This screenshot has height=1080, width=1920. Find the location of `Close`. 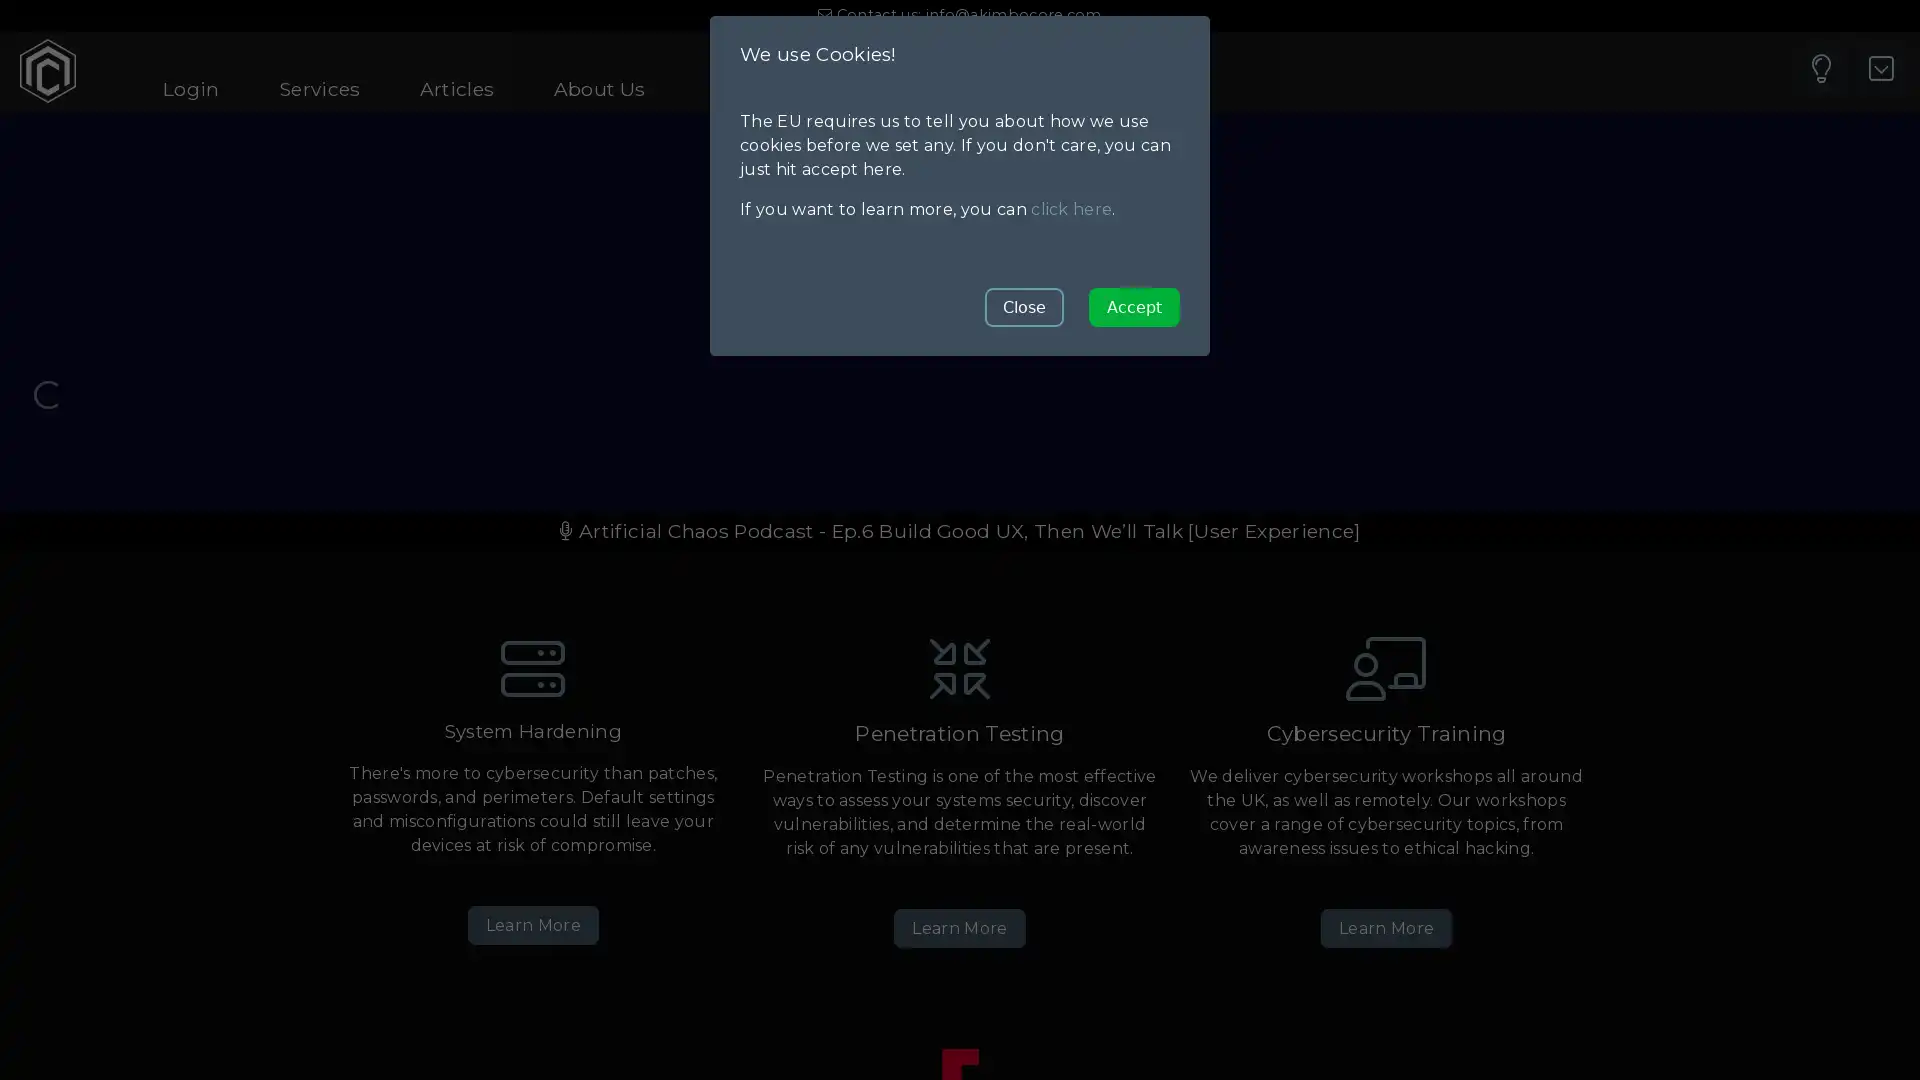

Close is located at coordinates (1023, 307).